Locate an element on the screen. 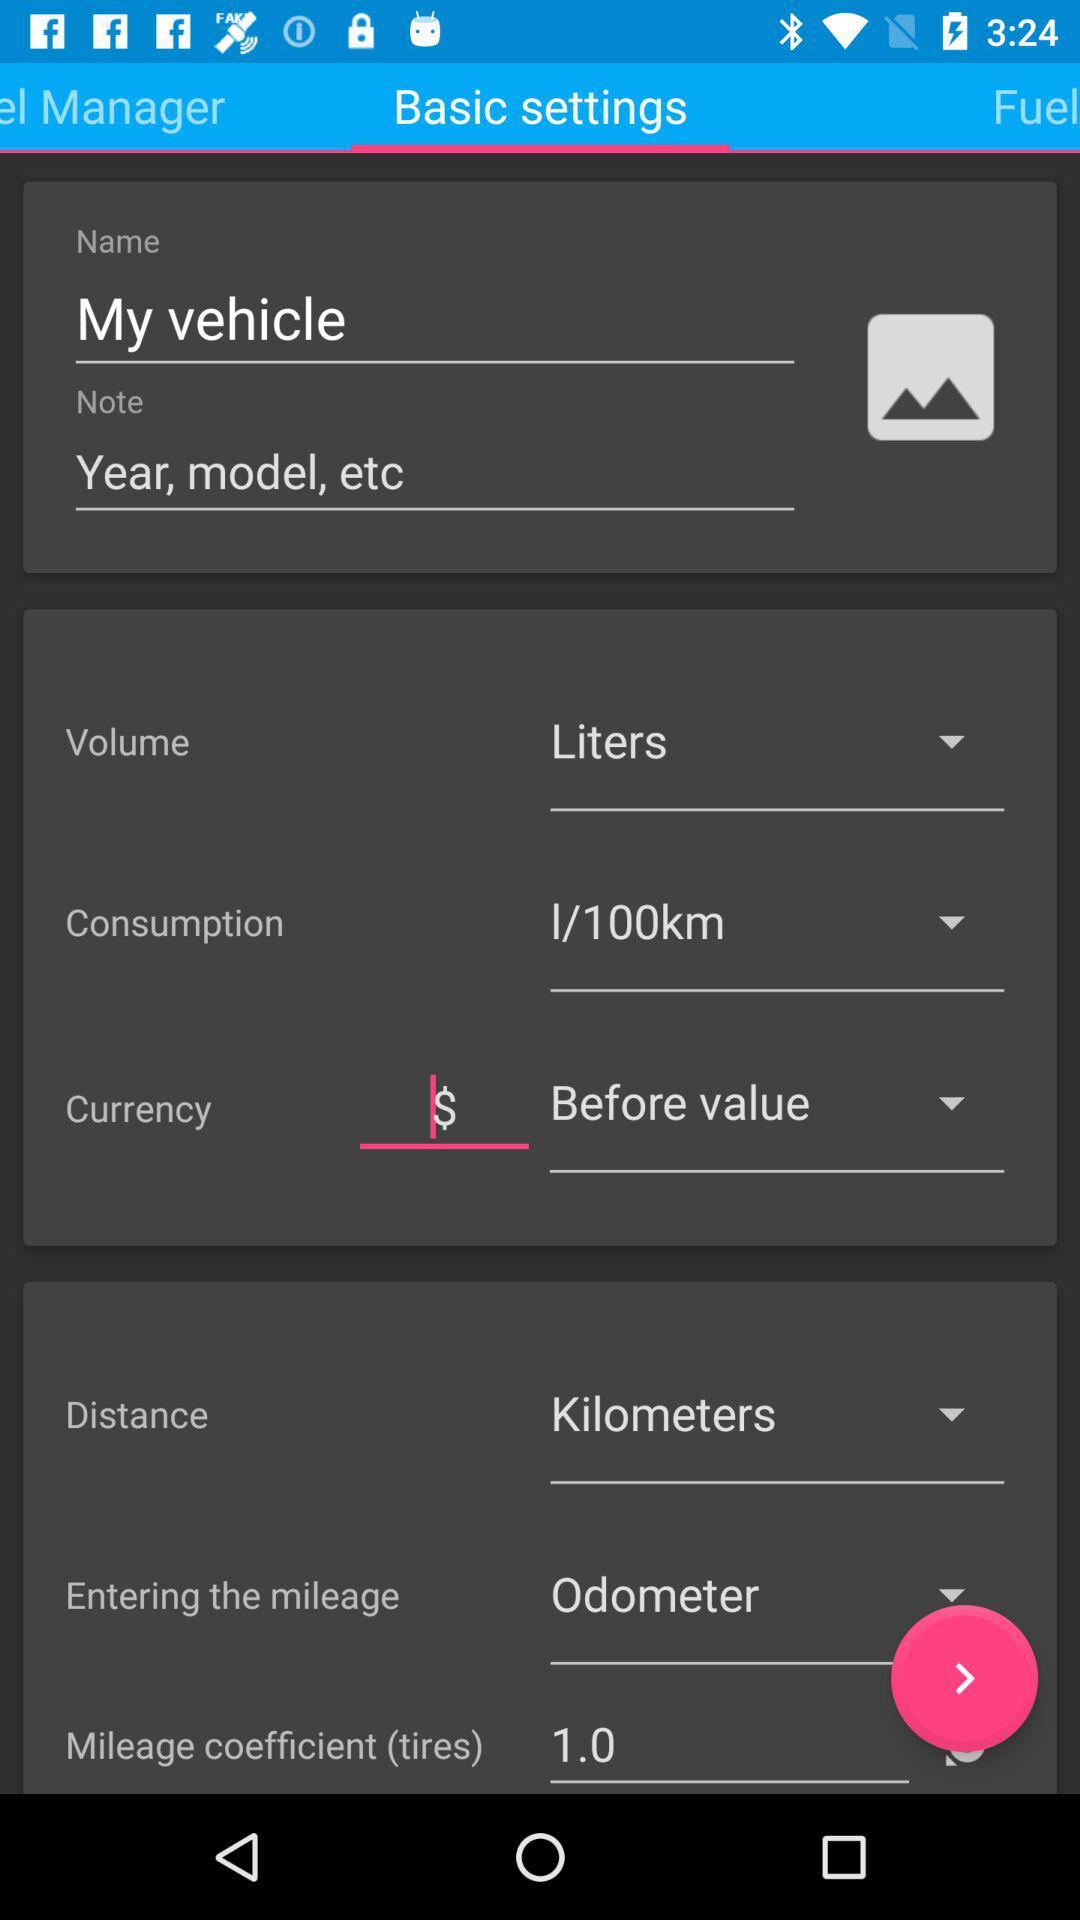  the arrow_forward icon is located at coordinates (963, 1678).